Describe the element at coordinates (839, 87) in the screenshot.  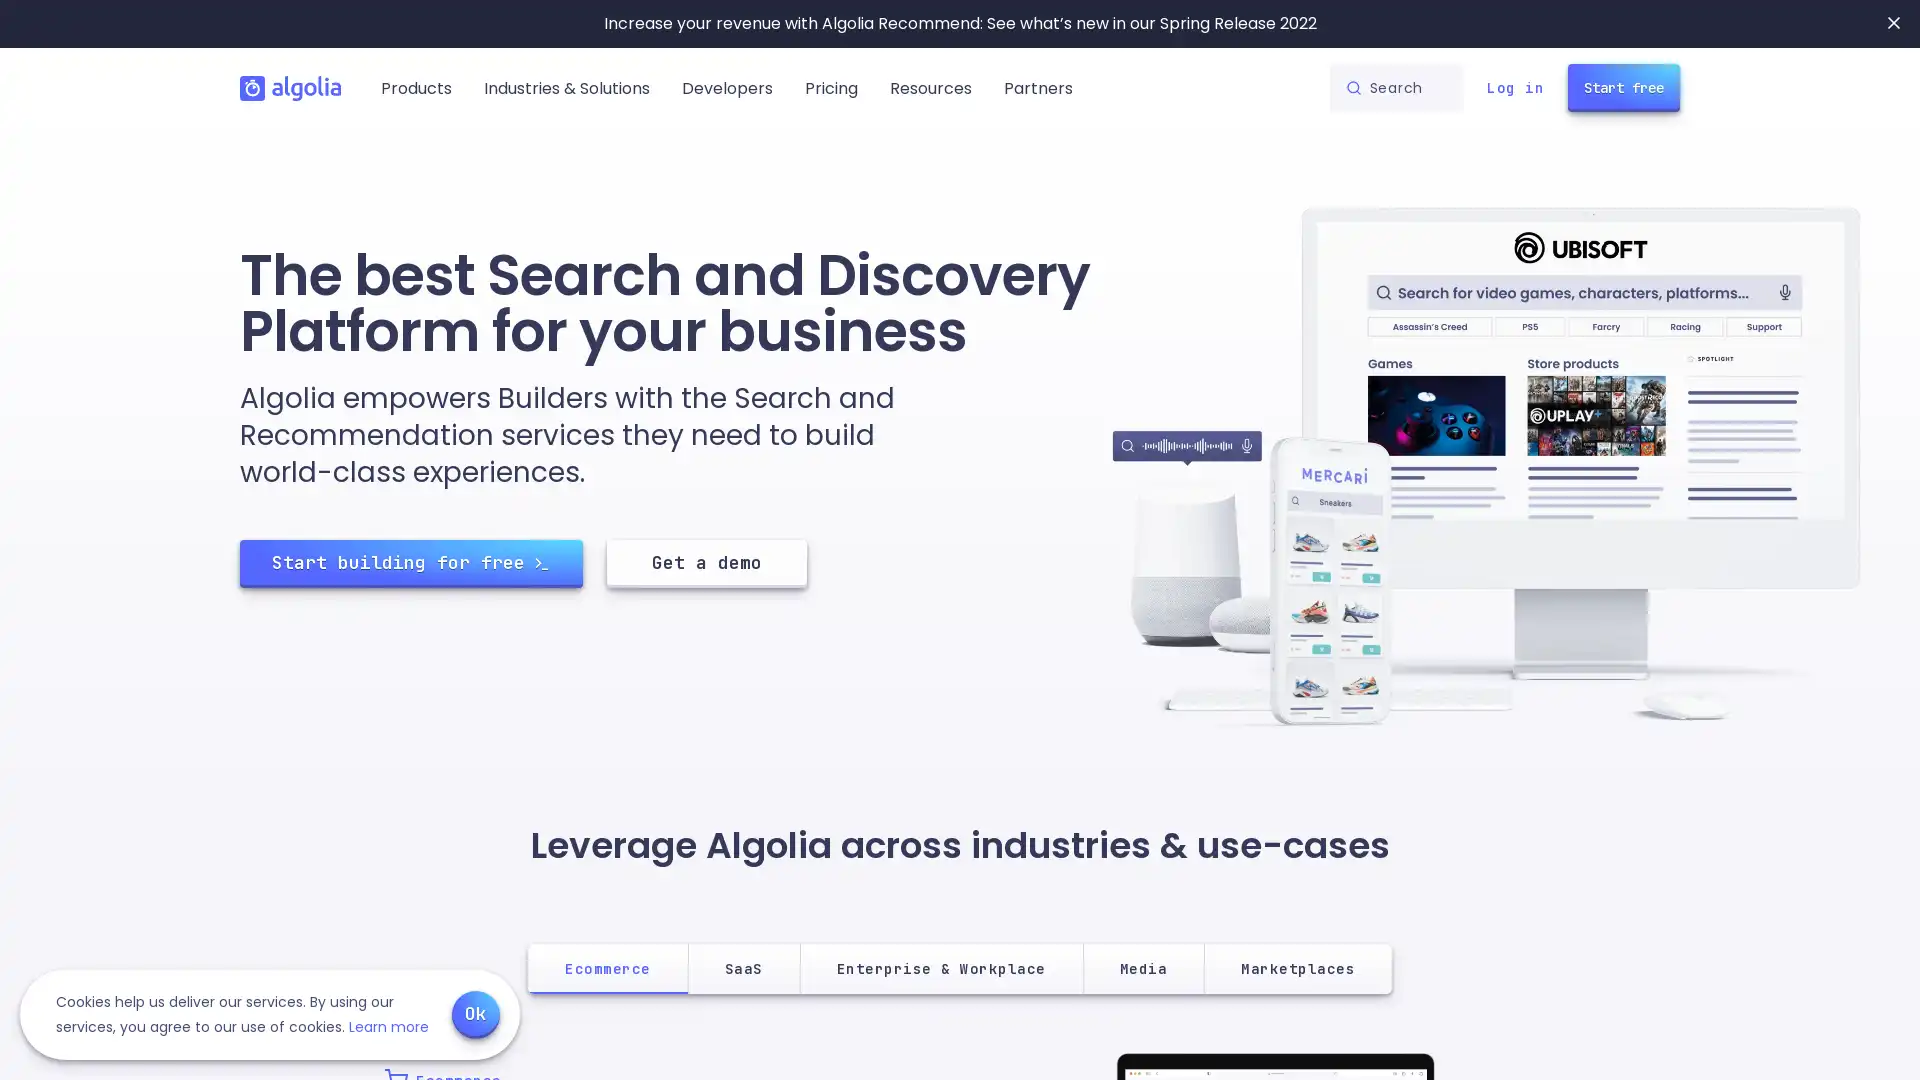
I see `Pricing` at that location.